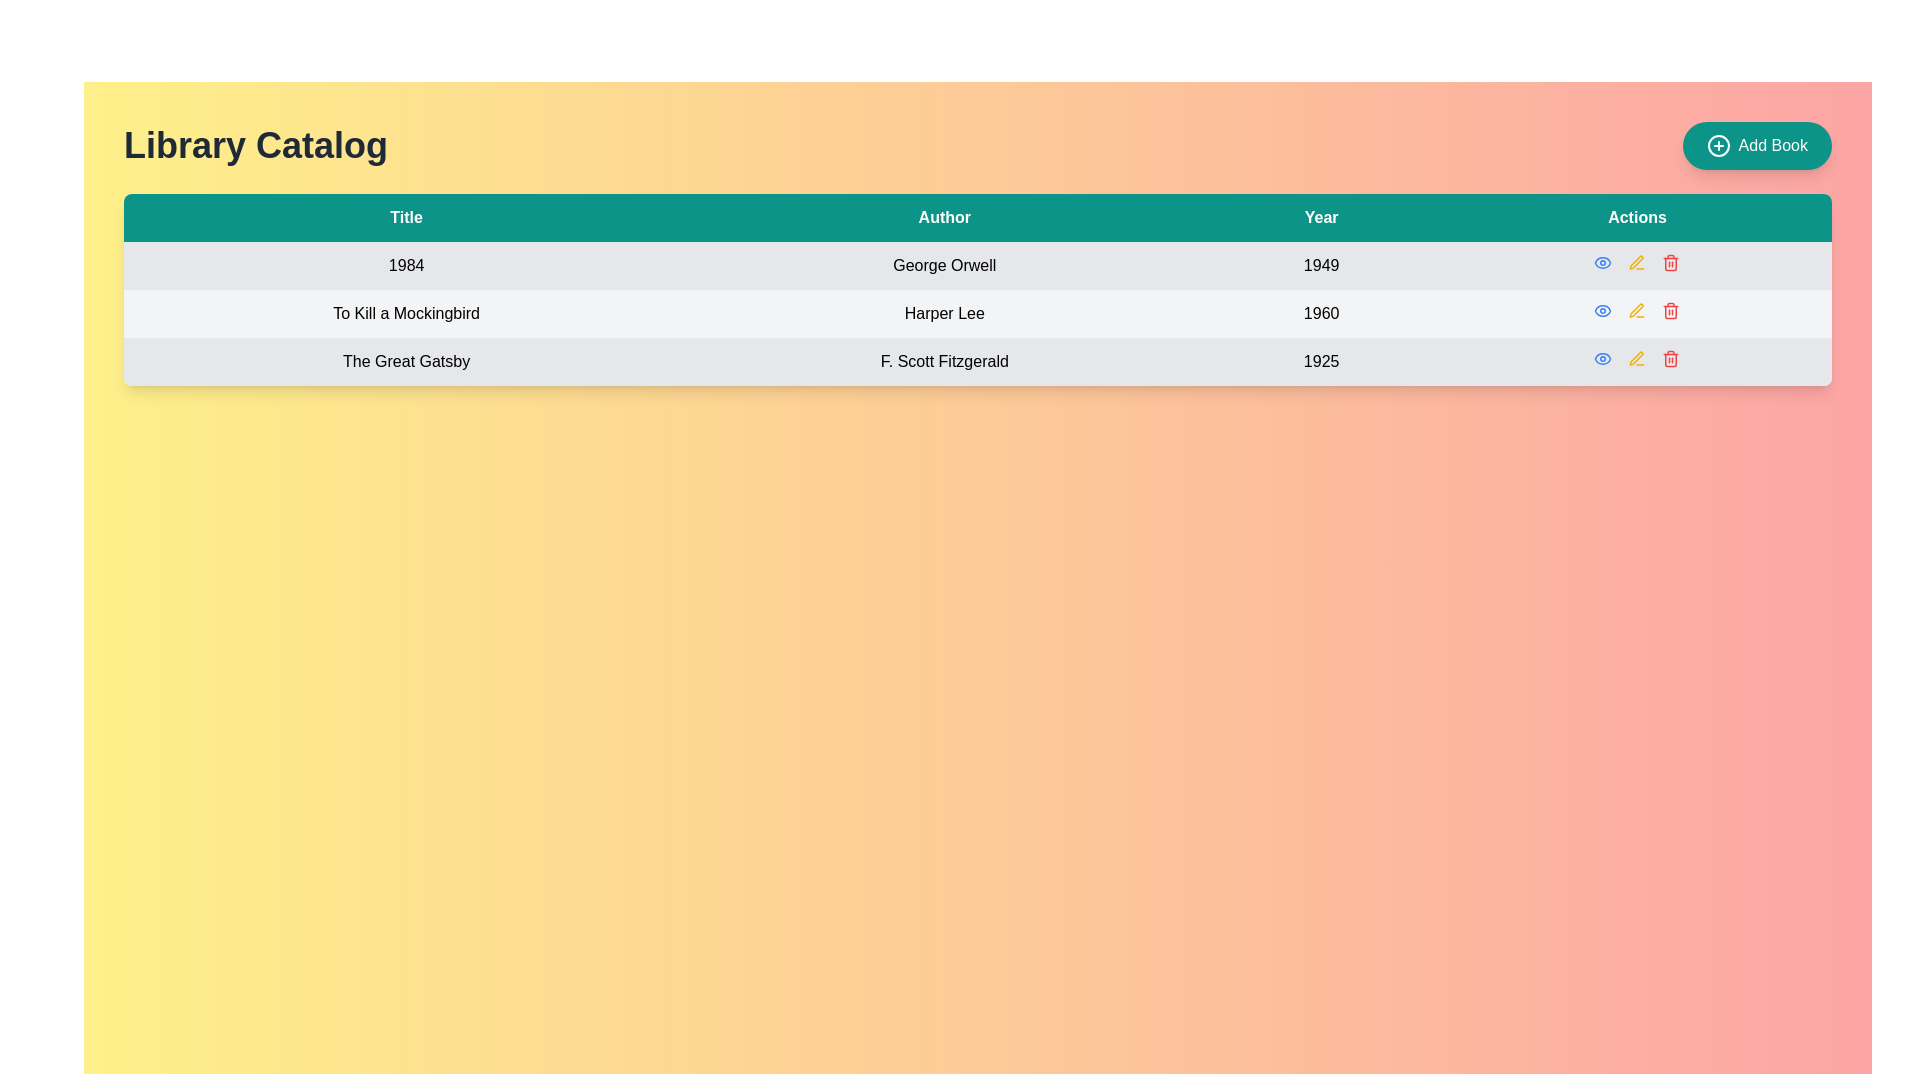 This screenshot has height=1080, width=1920. I want to click on the yellow pencil icon in the 'Actions' column of the first row in the table for the book '1984' by George Orwell, so click(1637, 261).